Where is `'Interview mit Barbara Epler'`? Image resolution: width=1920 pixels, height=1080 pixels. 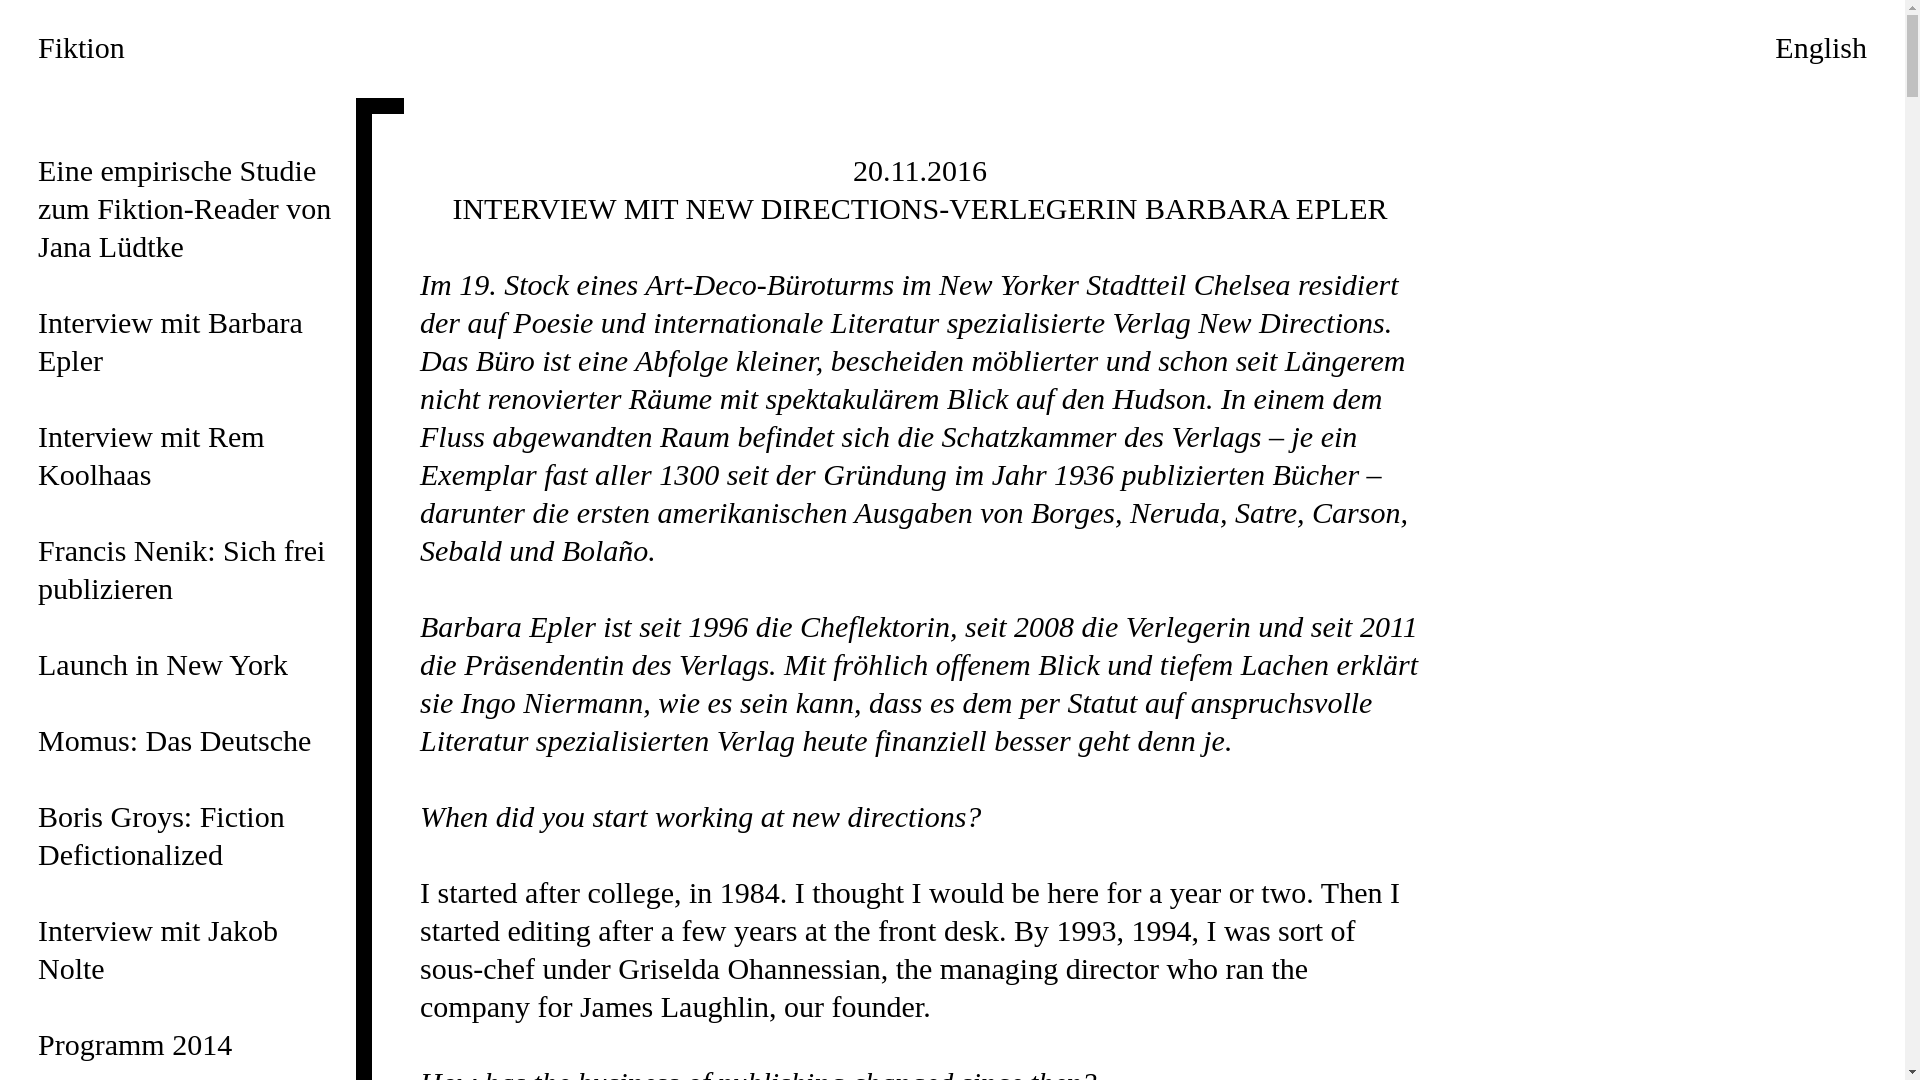
'Interview mit Barbara Epler' is located at coordinates (170, 340).